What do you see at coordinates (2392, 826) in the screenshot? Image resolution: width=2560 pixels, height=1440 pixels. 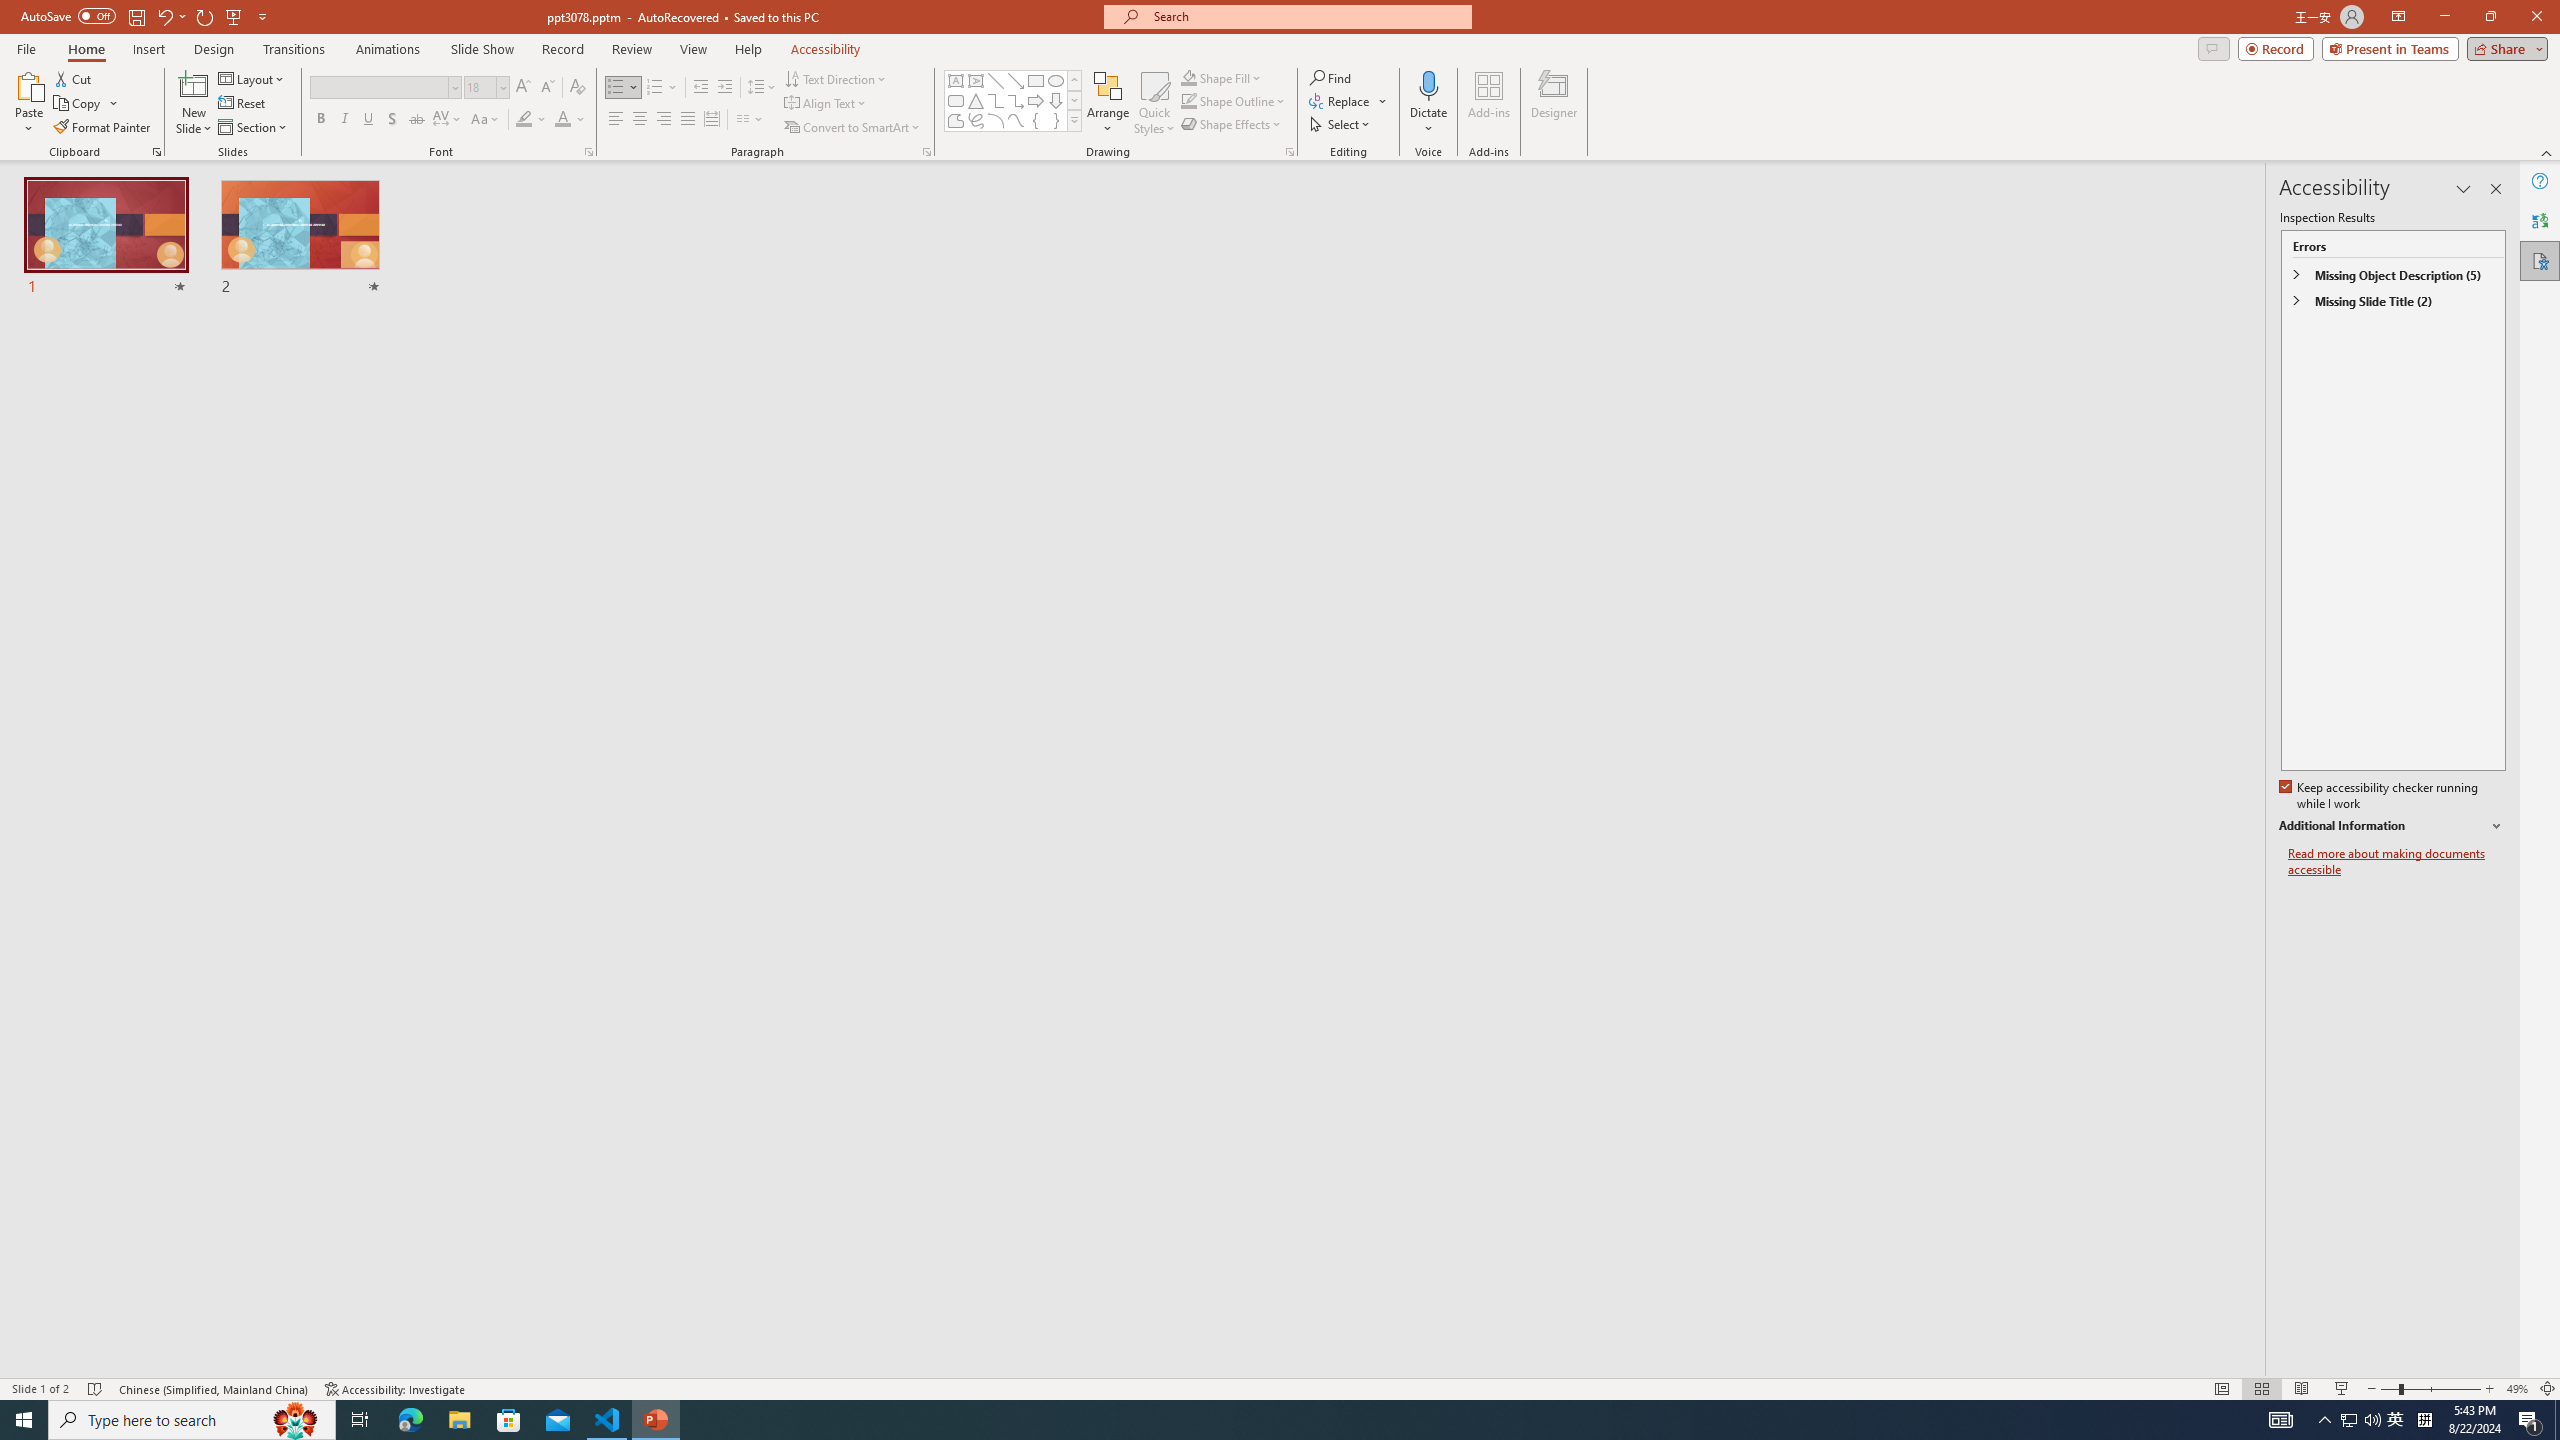 I see `'Additional Information'` at bounding box center [2392, 826].